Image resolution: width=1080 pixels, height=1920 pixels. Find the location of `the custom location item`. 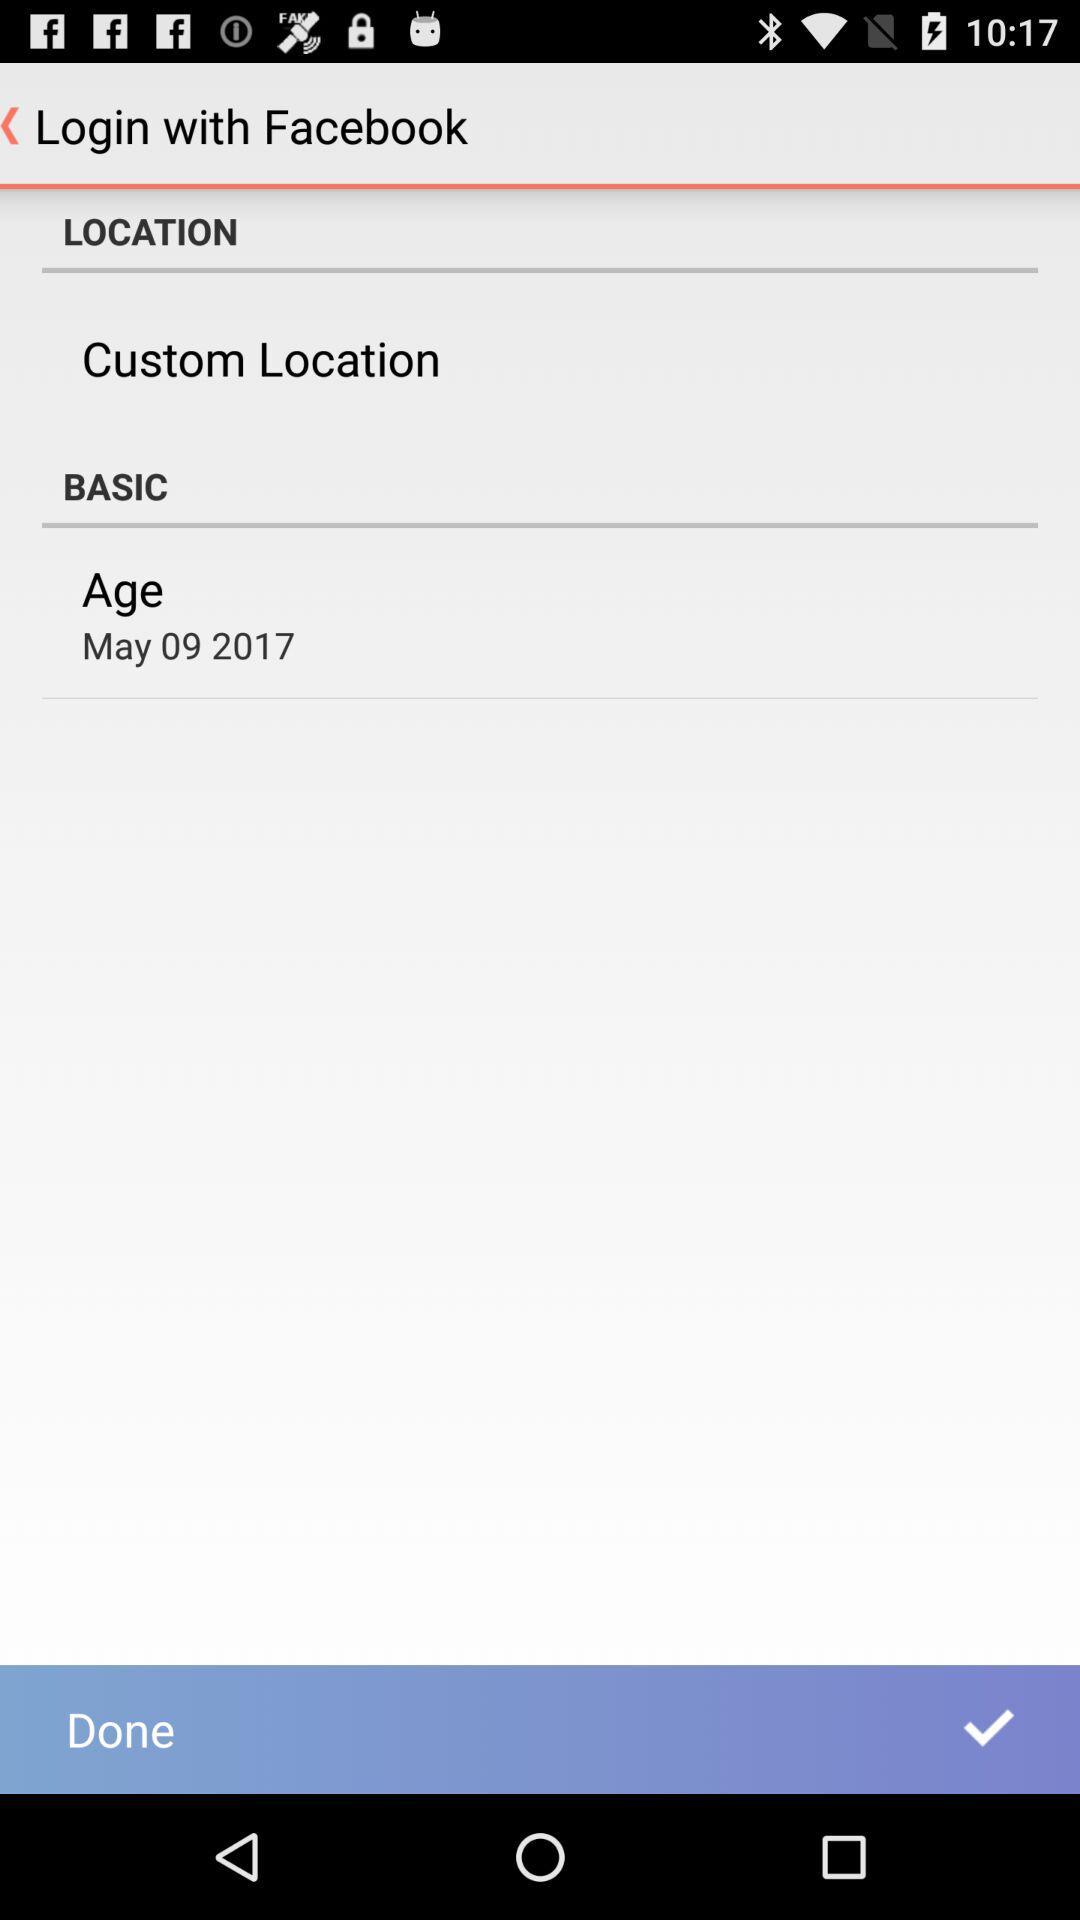

the custom location item is located at coordinates (260, 358).